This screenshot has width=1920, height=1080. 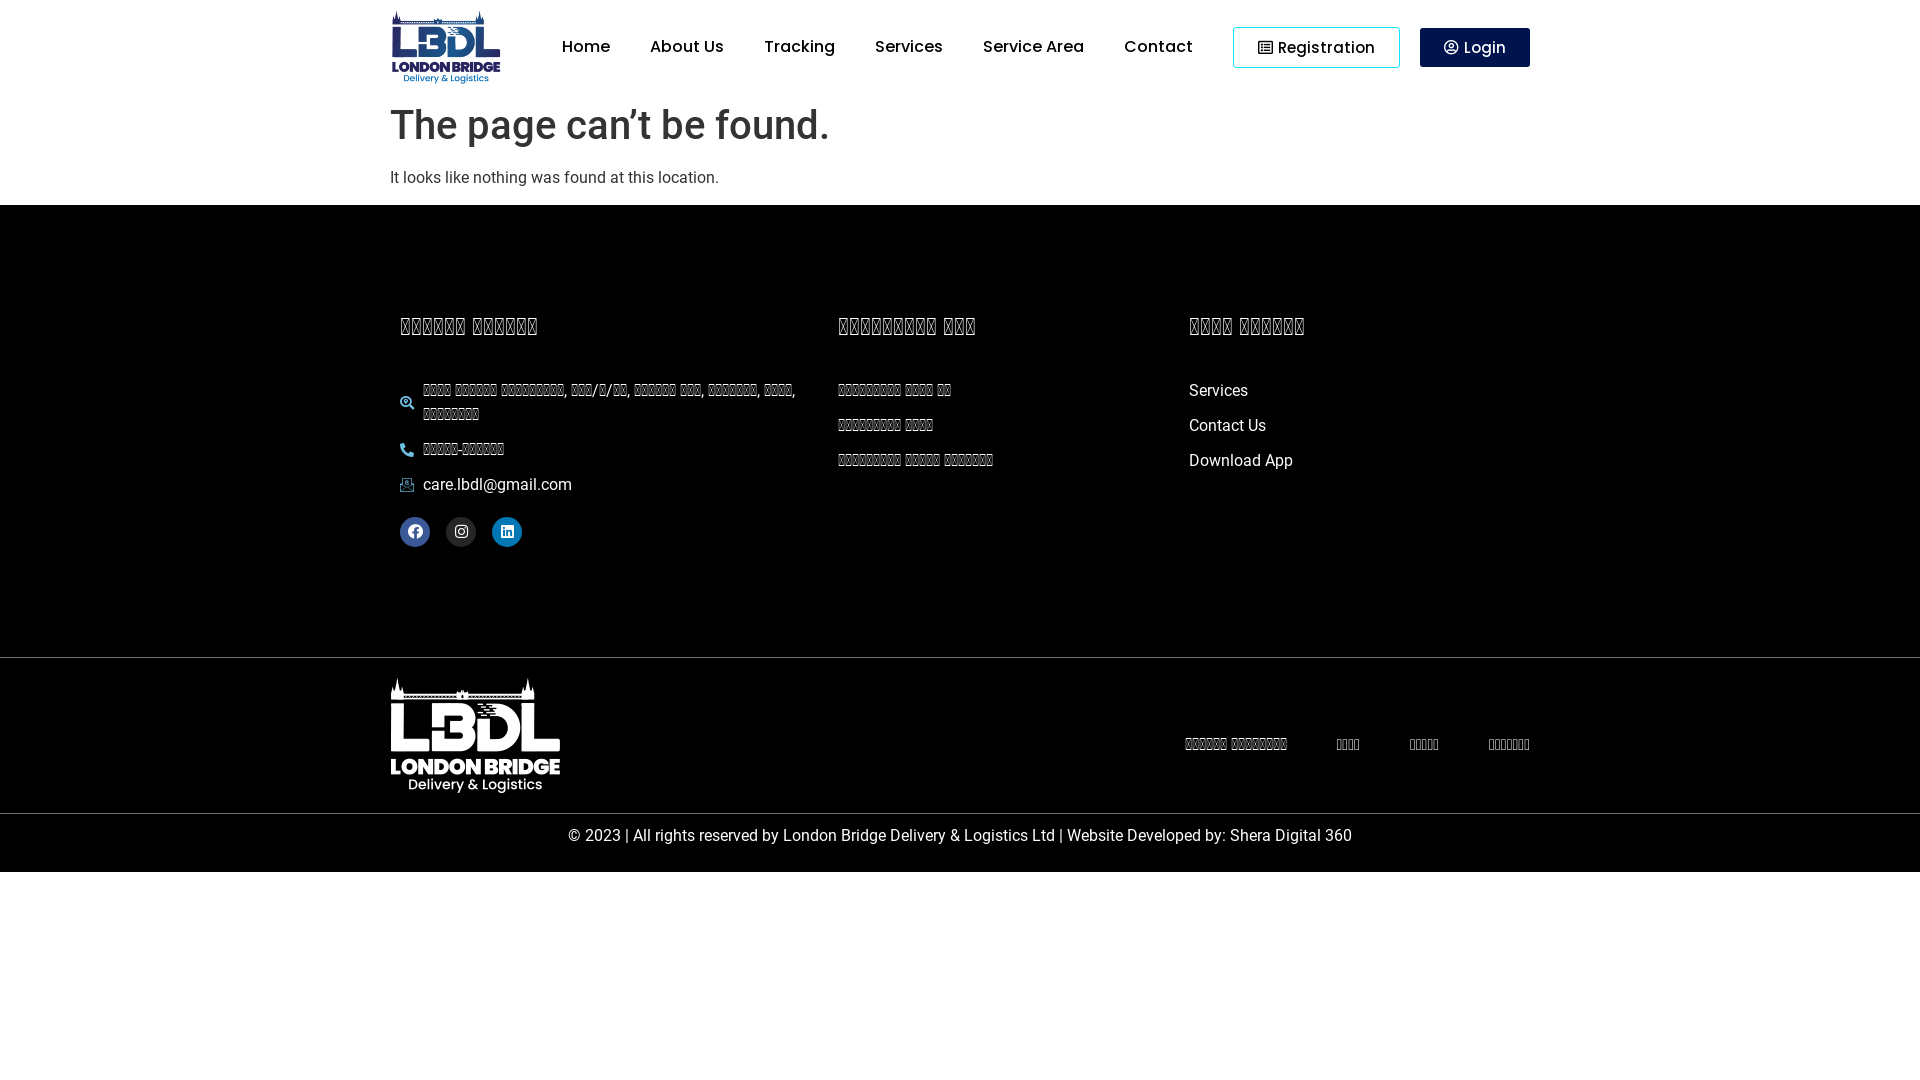 I want to click on 'Contact Us', so click(x=1189, y=424).